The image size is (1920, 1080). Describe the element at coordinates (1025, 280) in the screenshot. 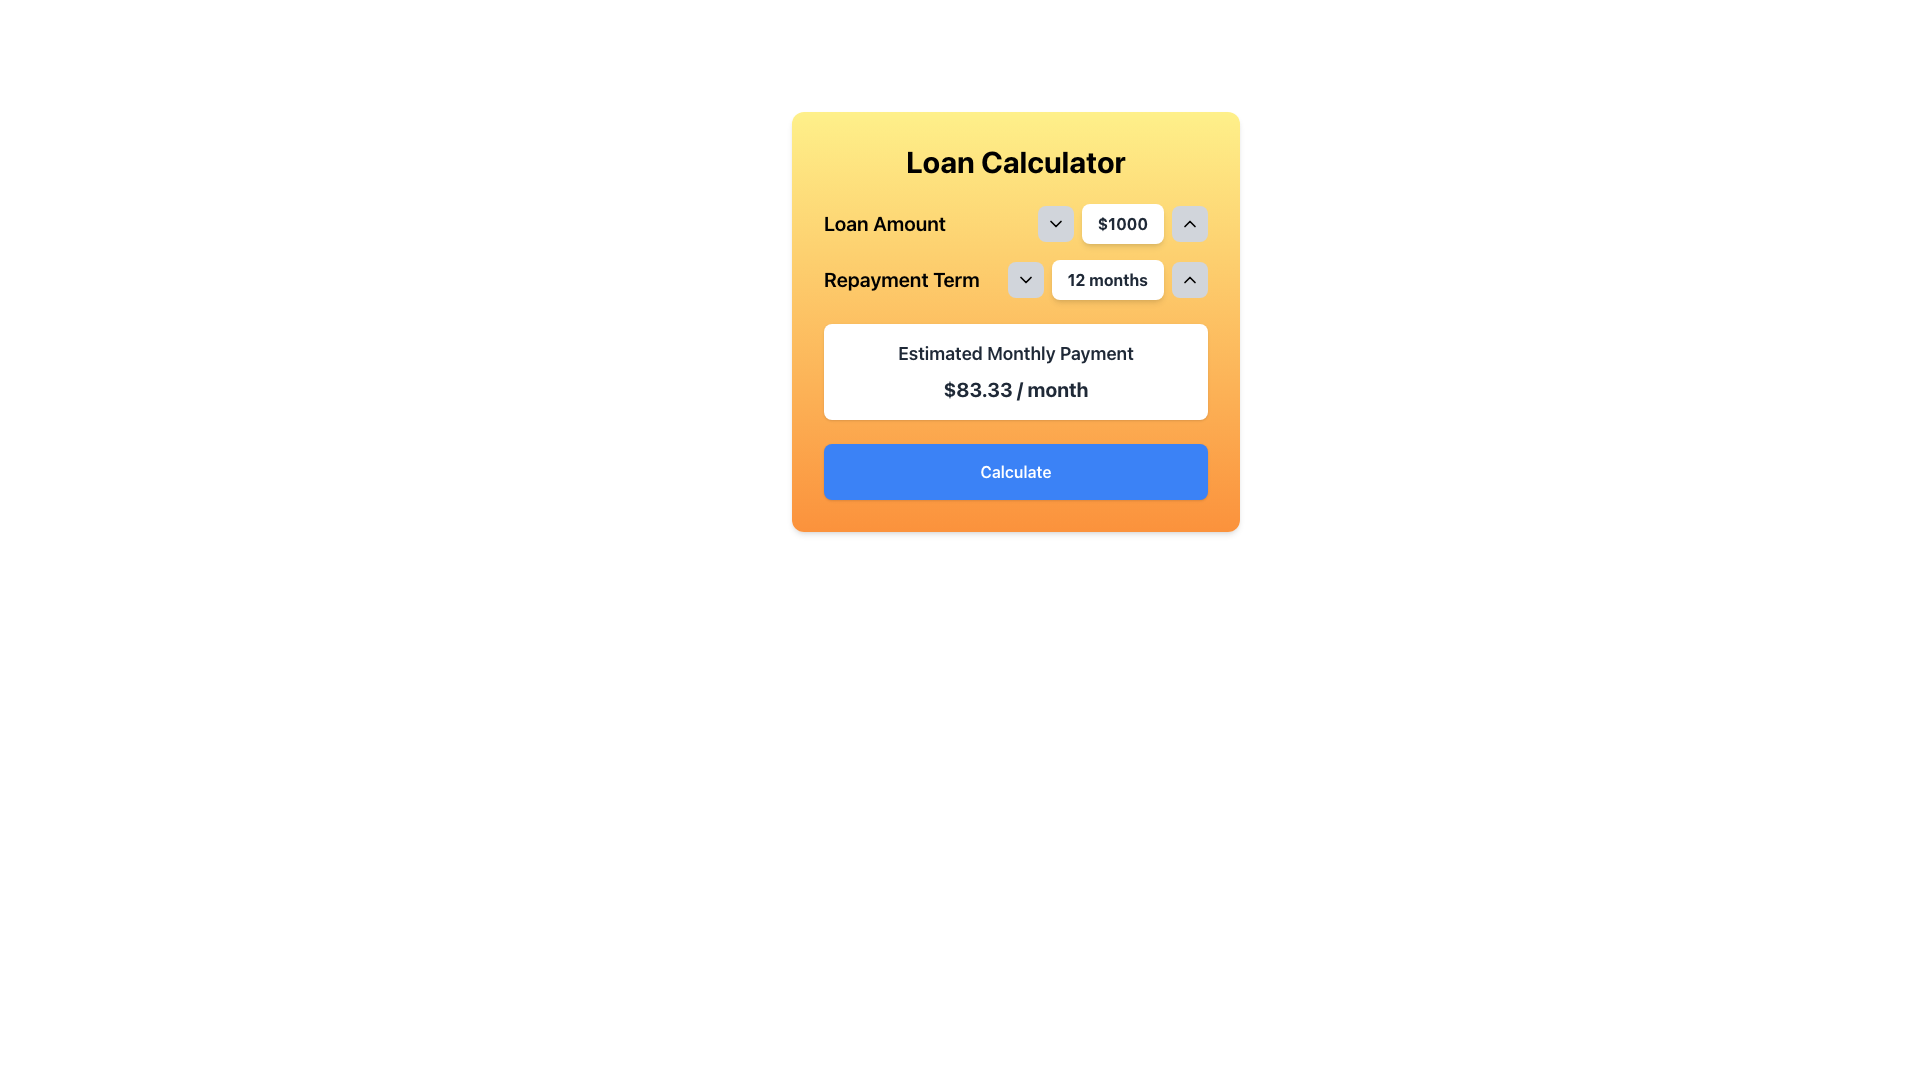

I see `the gray rounded button with a downward-pointing chevron icon located to the left of the '12 months' text in the 'Repayment Term' section to observe hover effects` at that location.